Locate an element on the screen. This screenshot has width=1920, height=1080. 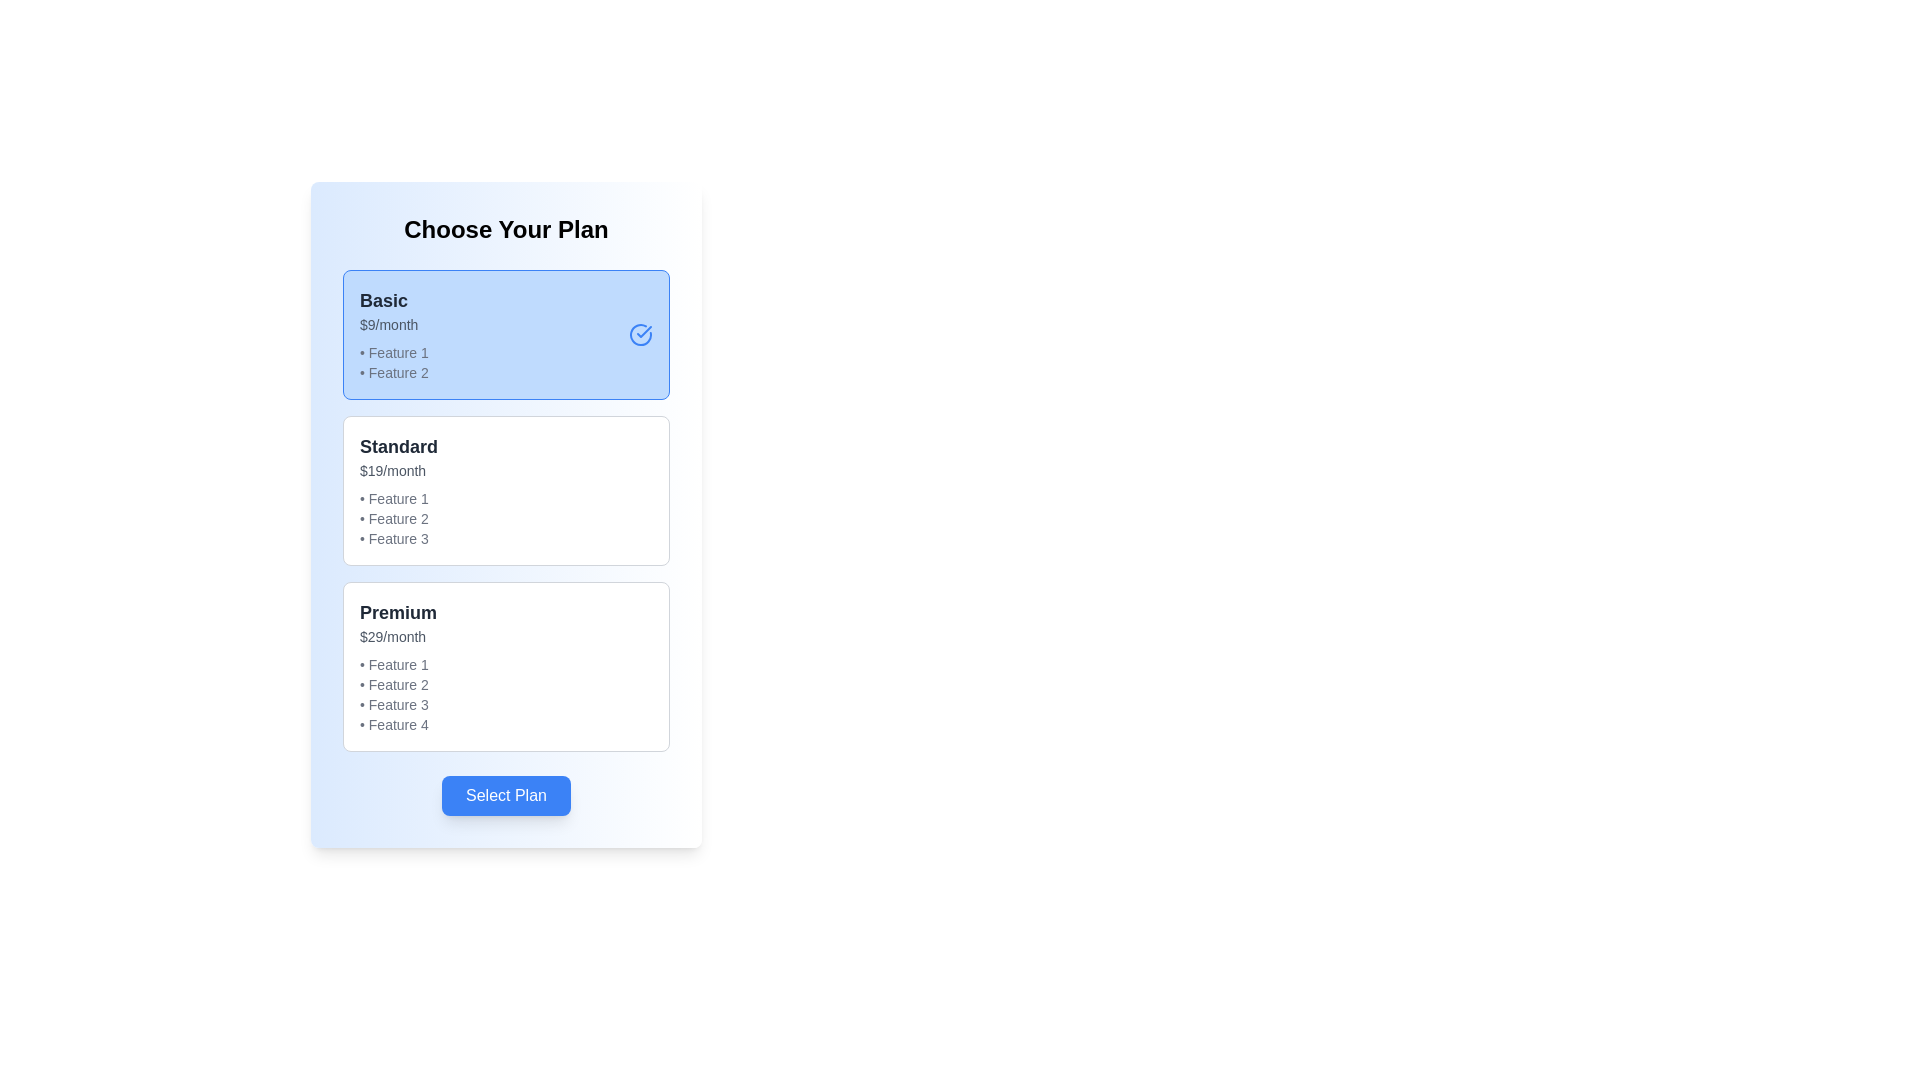
the subscription selection button located at the bottom of the card layout for the Premium plan is located at coordinates (506, 794).